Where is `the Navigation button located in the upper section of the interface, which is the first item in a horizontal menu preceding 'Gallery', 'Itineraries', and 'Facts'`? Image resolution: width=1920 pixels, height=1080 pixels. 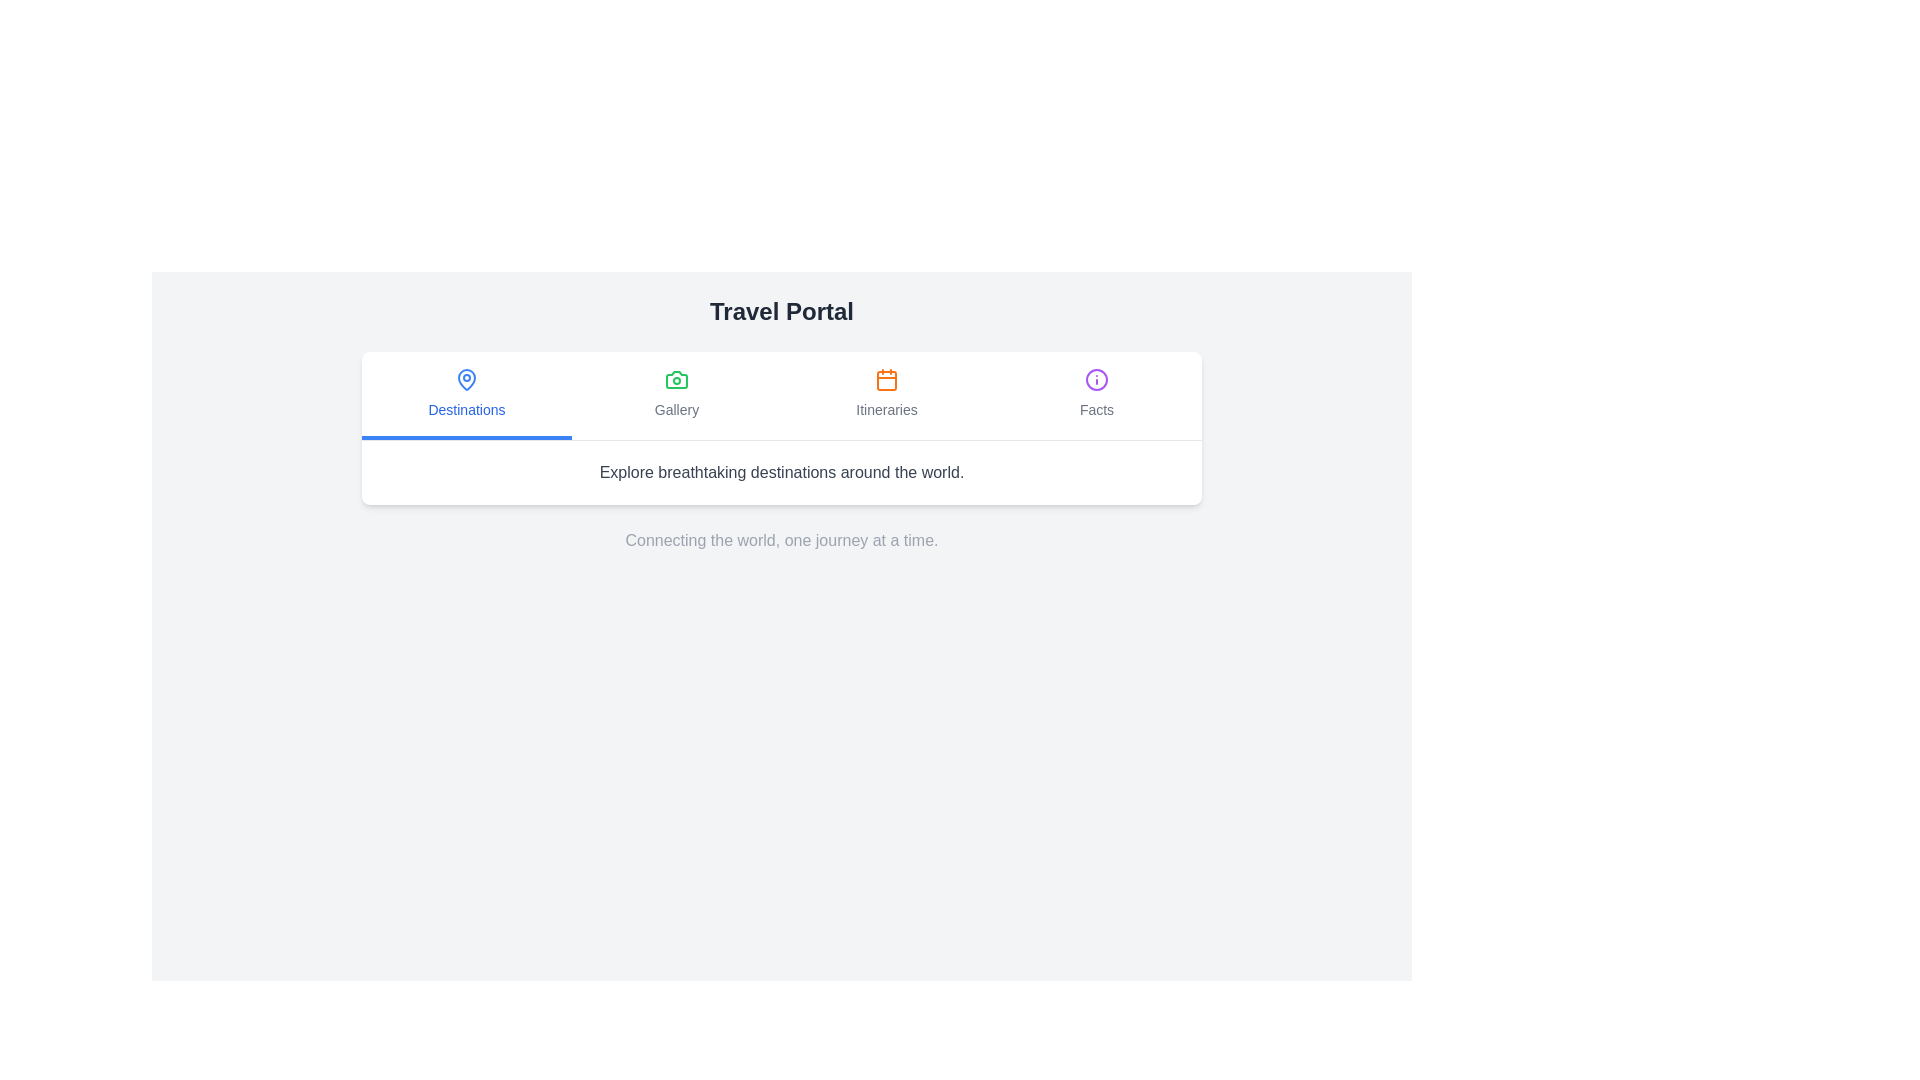 the Navigation button located in the upper section of the interface, which is the first item in a horizontal menu preceding 'Gallery', 'Itineraries', and 'Facts' is located at coordinates (465, 393).